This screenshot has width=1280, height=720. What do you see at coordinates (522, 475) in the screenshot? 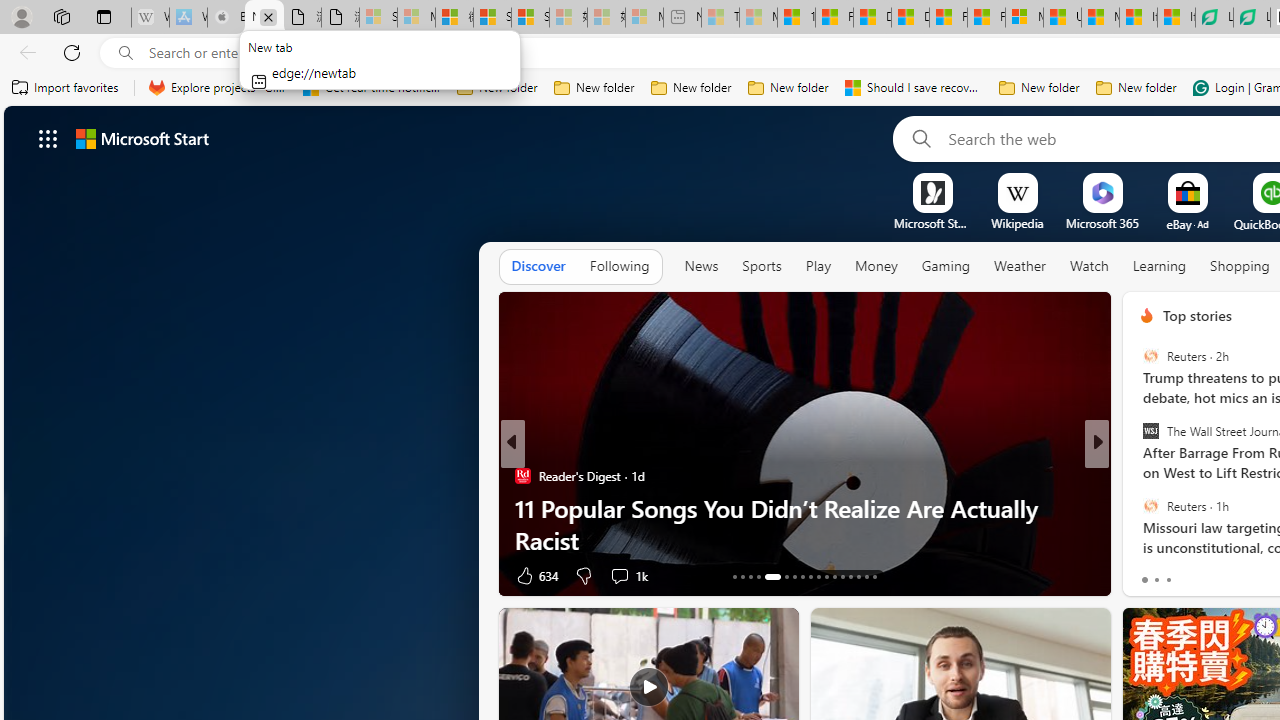
I see `'Reader'` at bounding box center [522, 475].